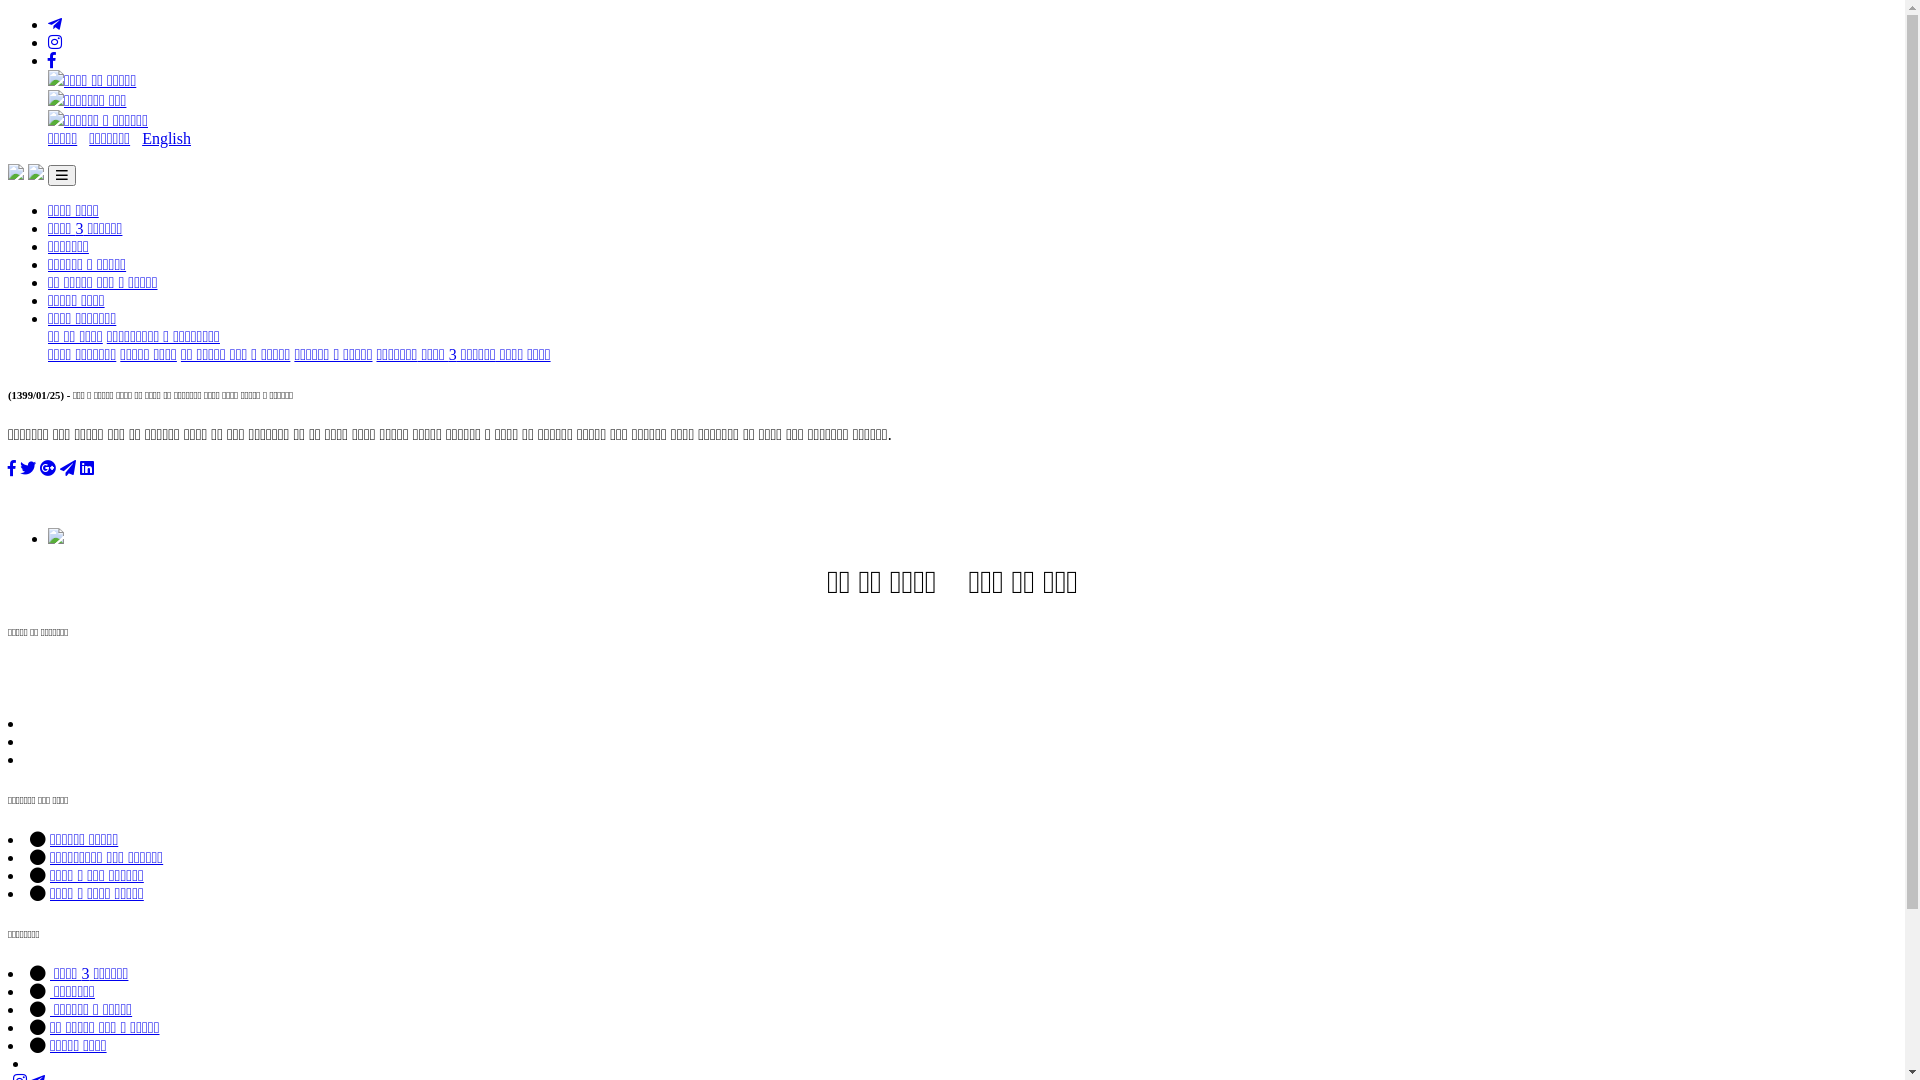  Describe the element at coordinates (166, 137) in the screenshot. I see `'English'` at that location.